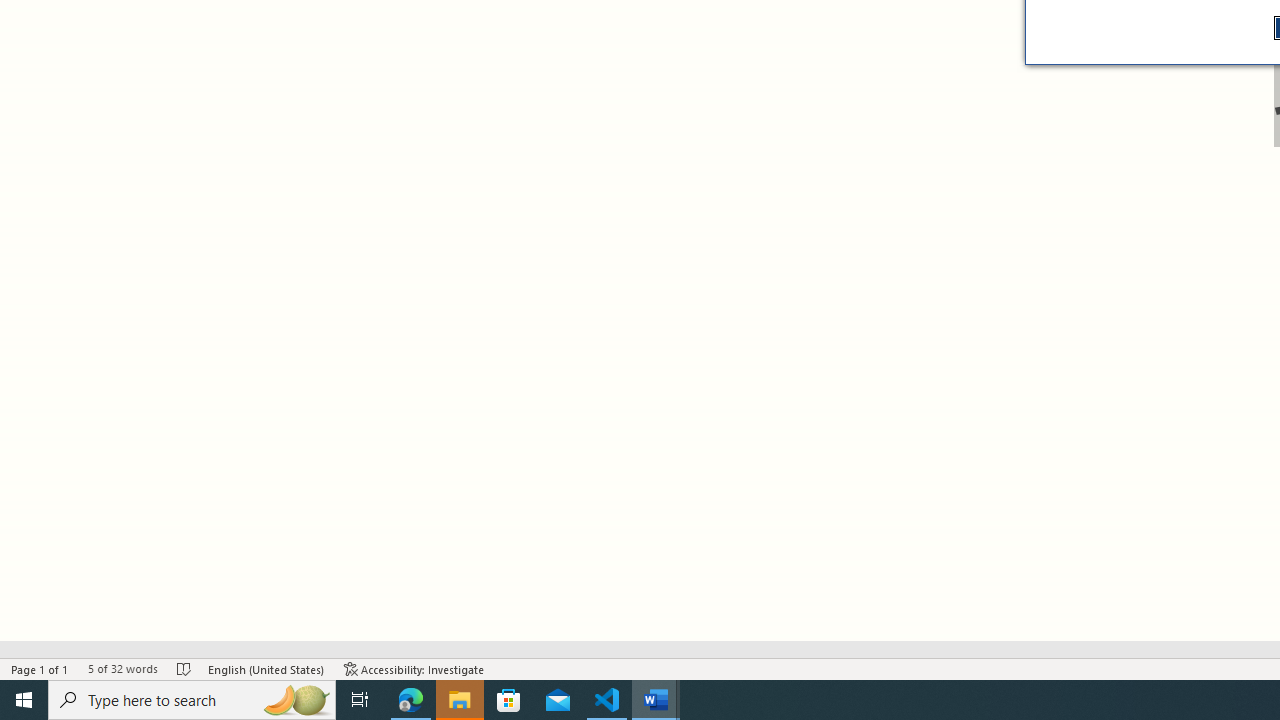 This screenshot has height=720, width=1280. Describe the element at coordinates (656, 698) in the screenshot. I see `'Word - 2 running windows'` at that location.